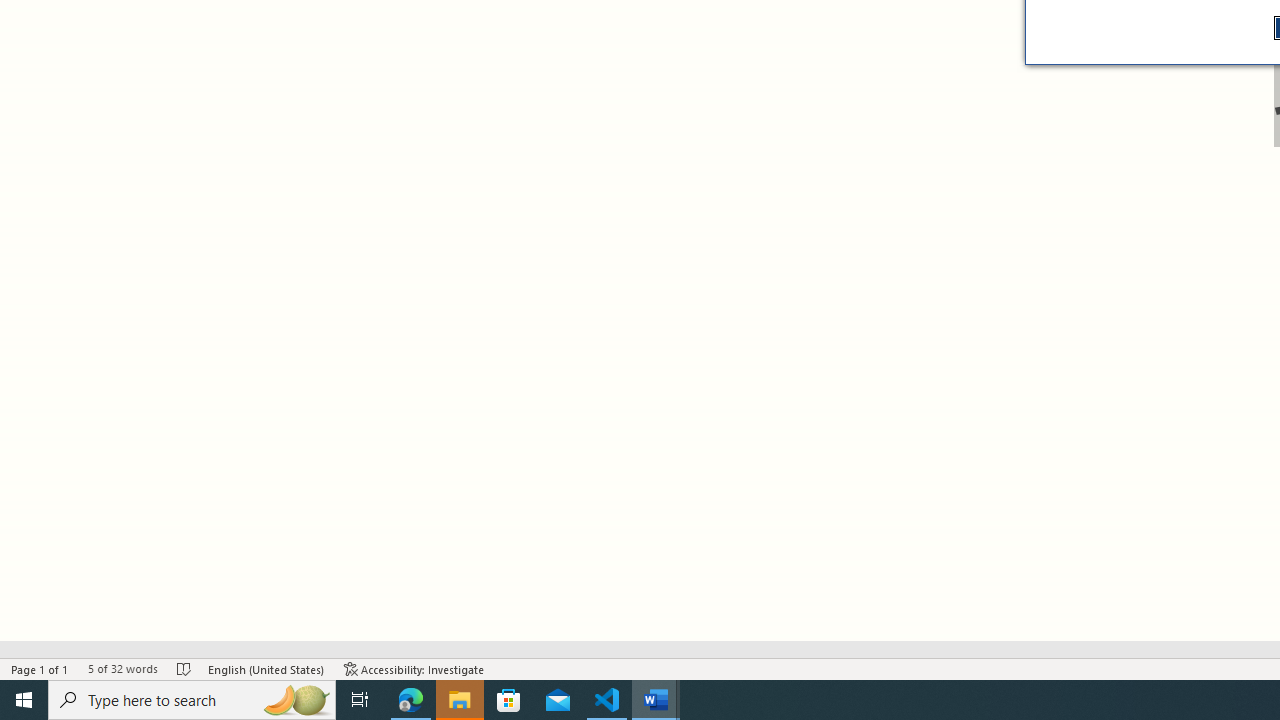 This screenshot has height=720, width=1280. Describe the element at coordinates (656, 698) in the screenshot. I see `'Word - 2 running windows'` at that location.